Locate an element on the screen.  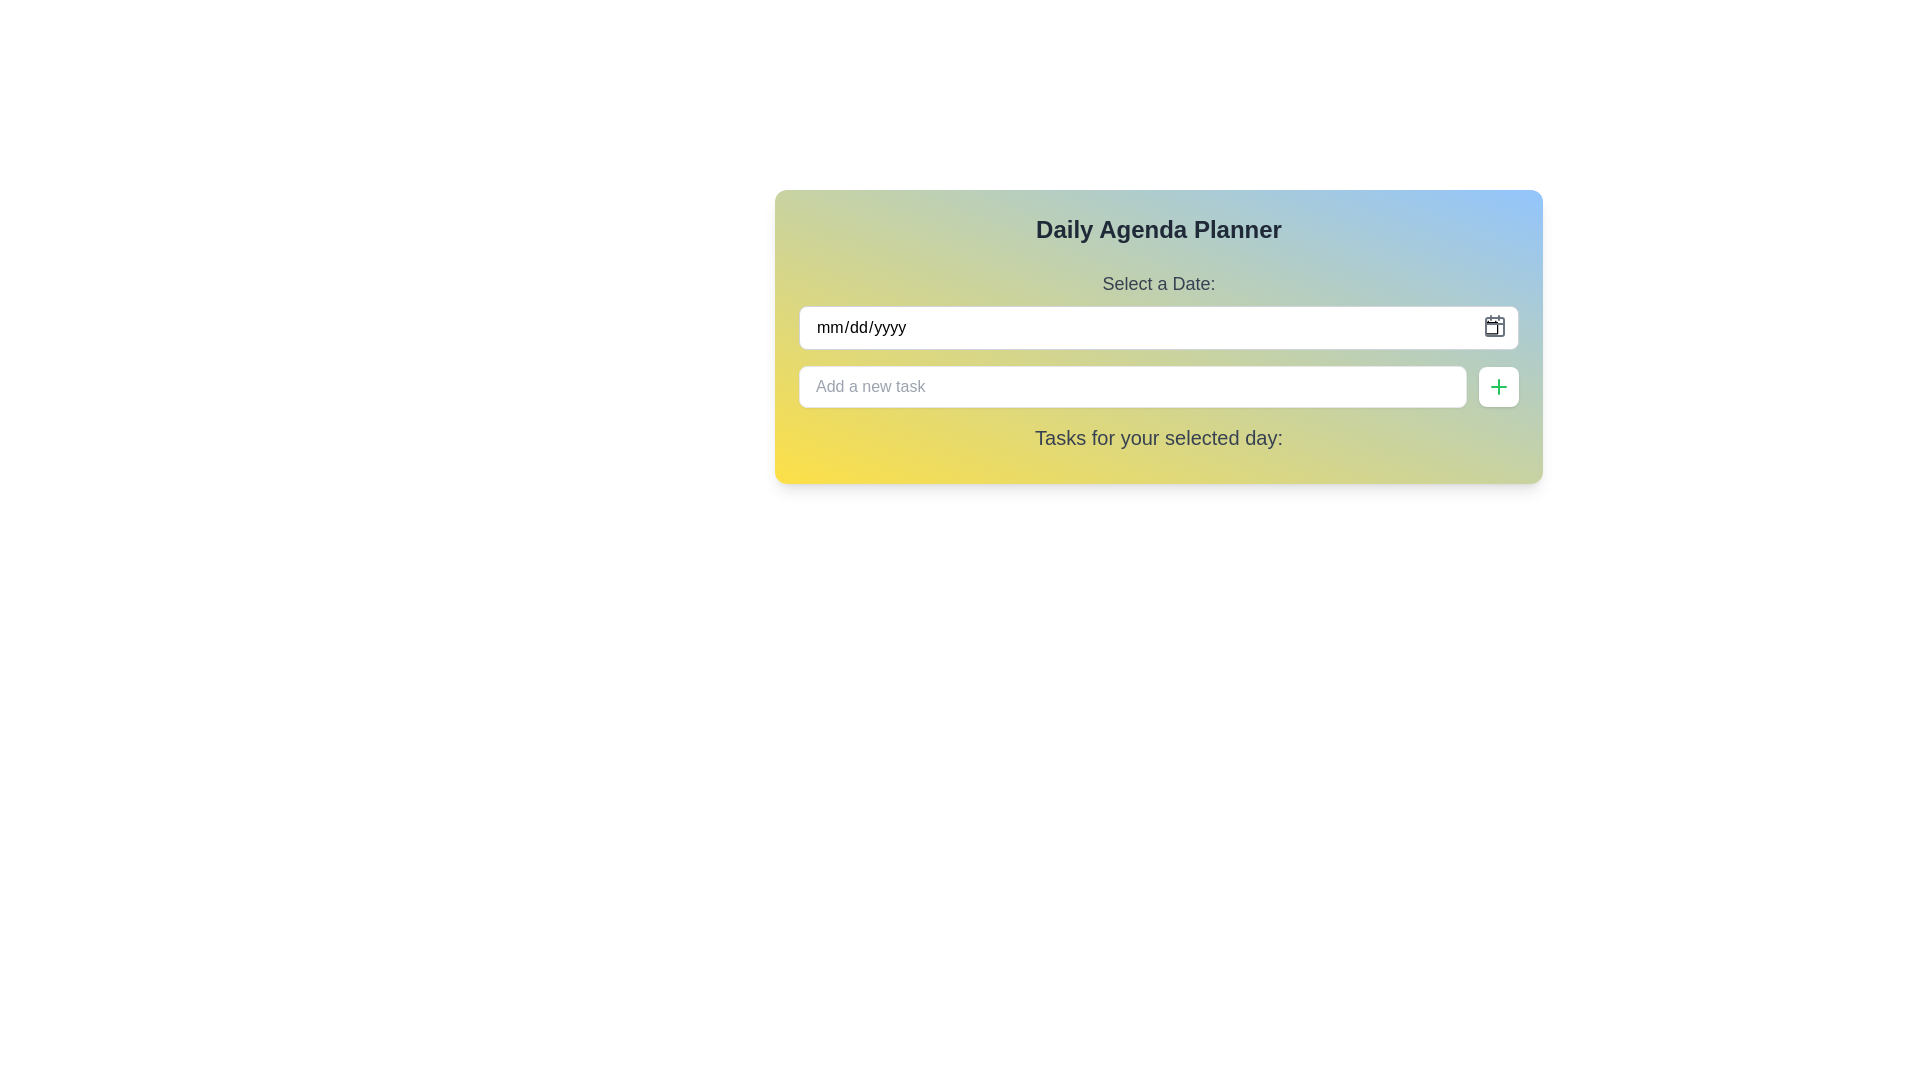
the date field on the interactive planner interface to pick a date is located at coordinates (1158, 335).